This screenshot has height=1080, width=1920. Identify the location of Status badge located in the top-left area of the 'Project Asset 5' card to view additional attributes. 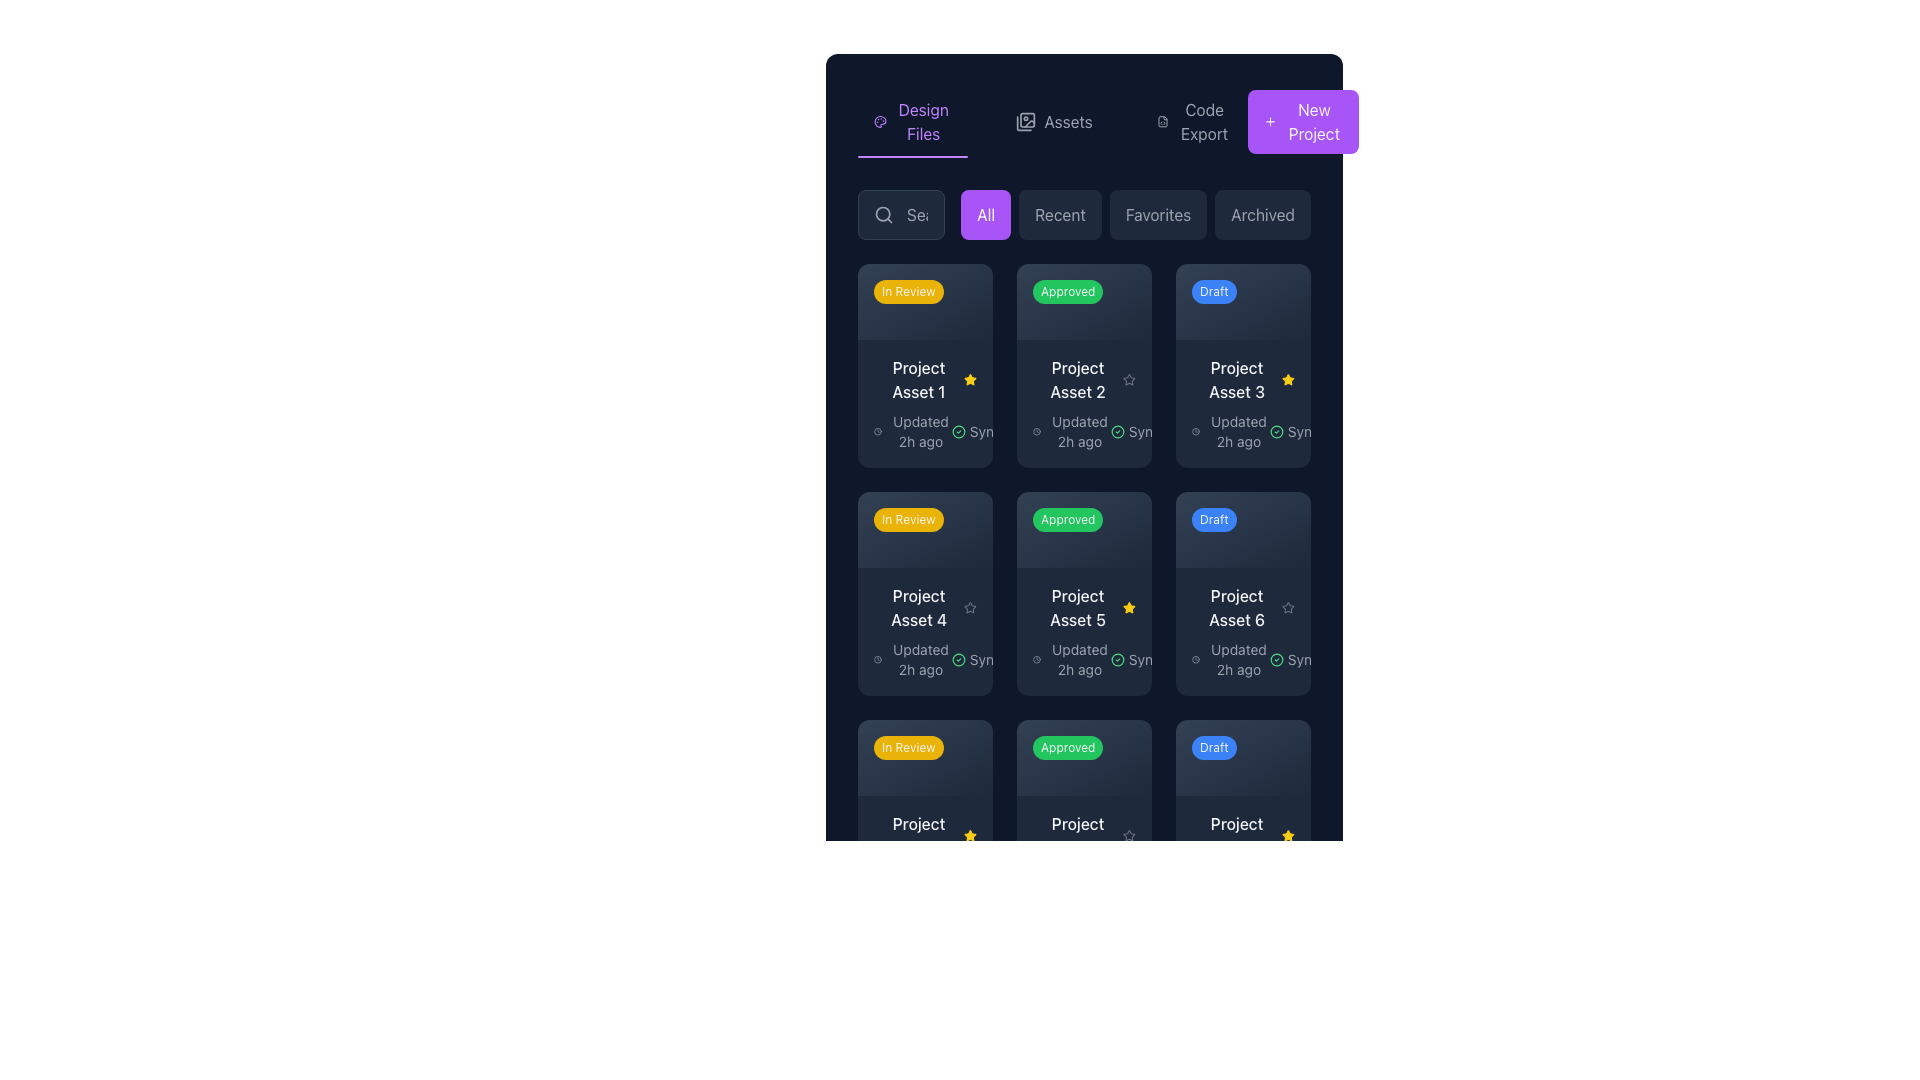
(1083, 757).